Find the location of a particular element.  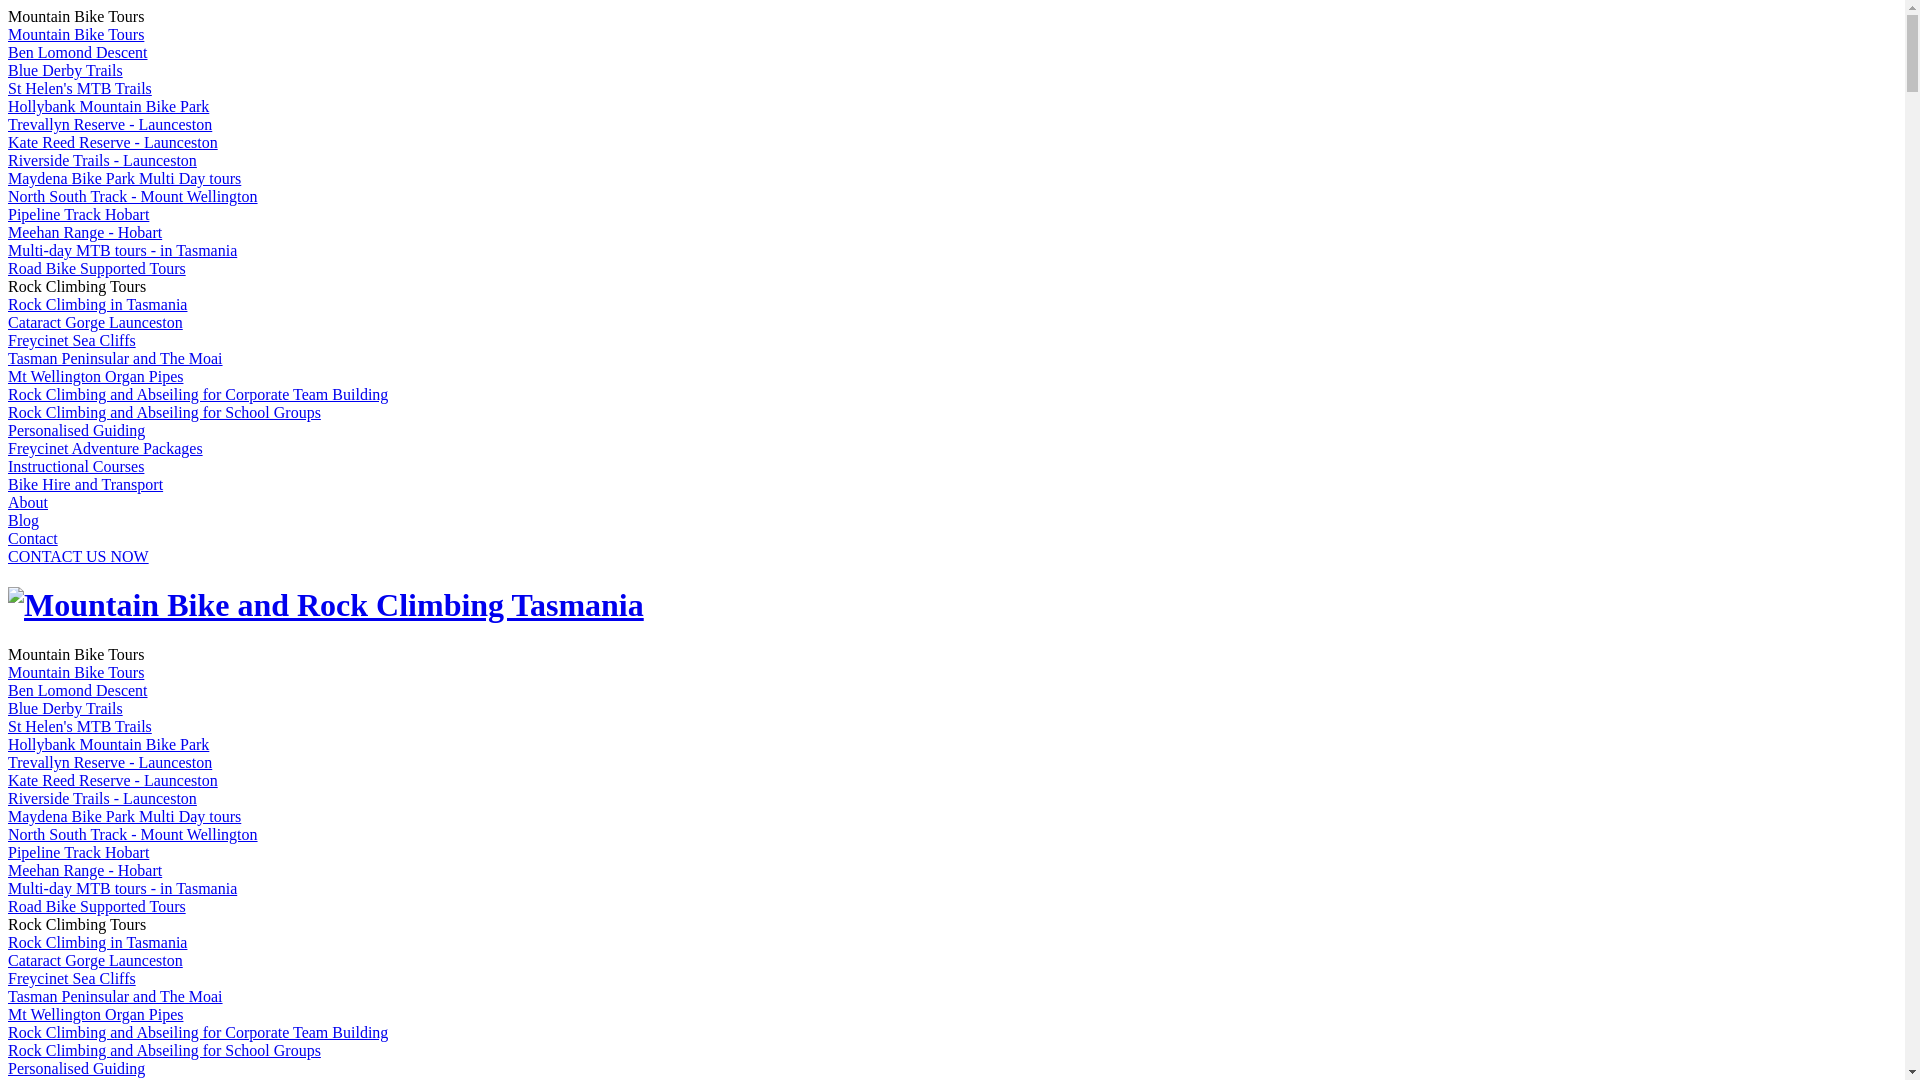

'Hollybank Mountain Bike Park' is located at coordinates (107, 744).